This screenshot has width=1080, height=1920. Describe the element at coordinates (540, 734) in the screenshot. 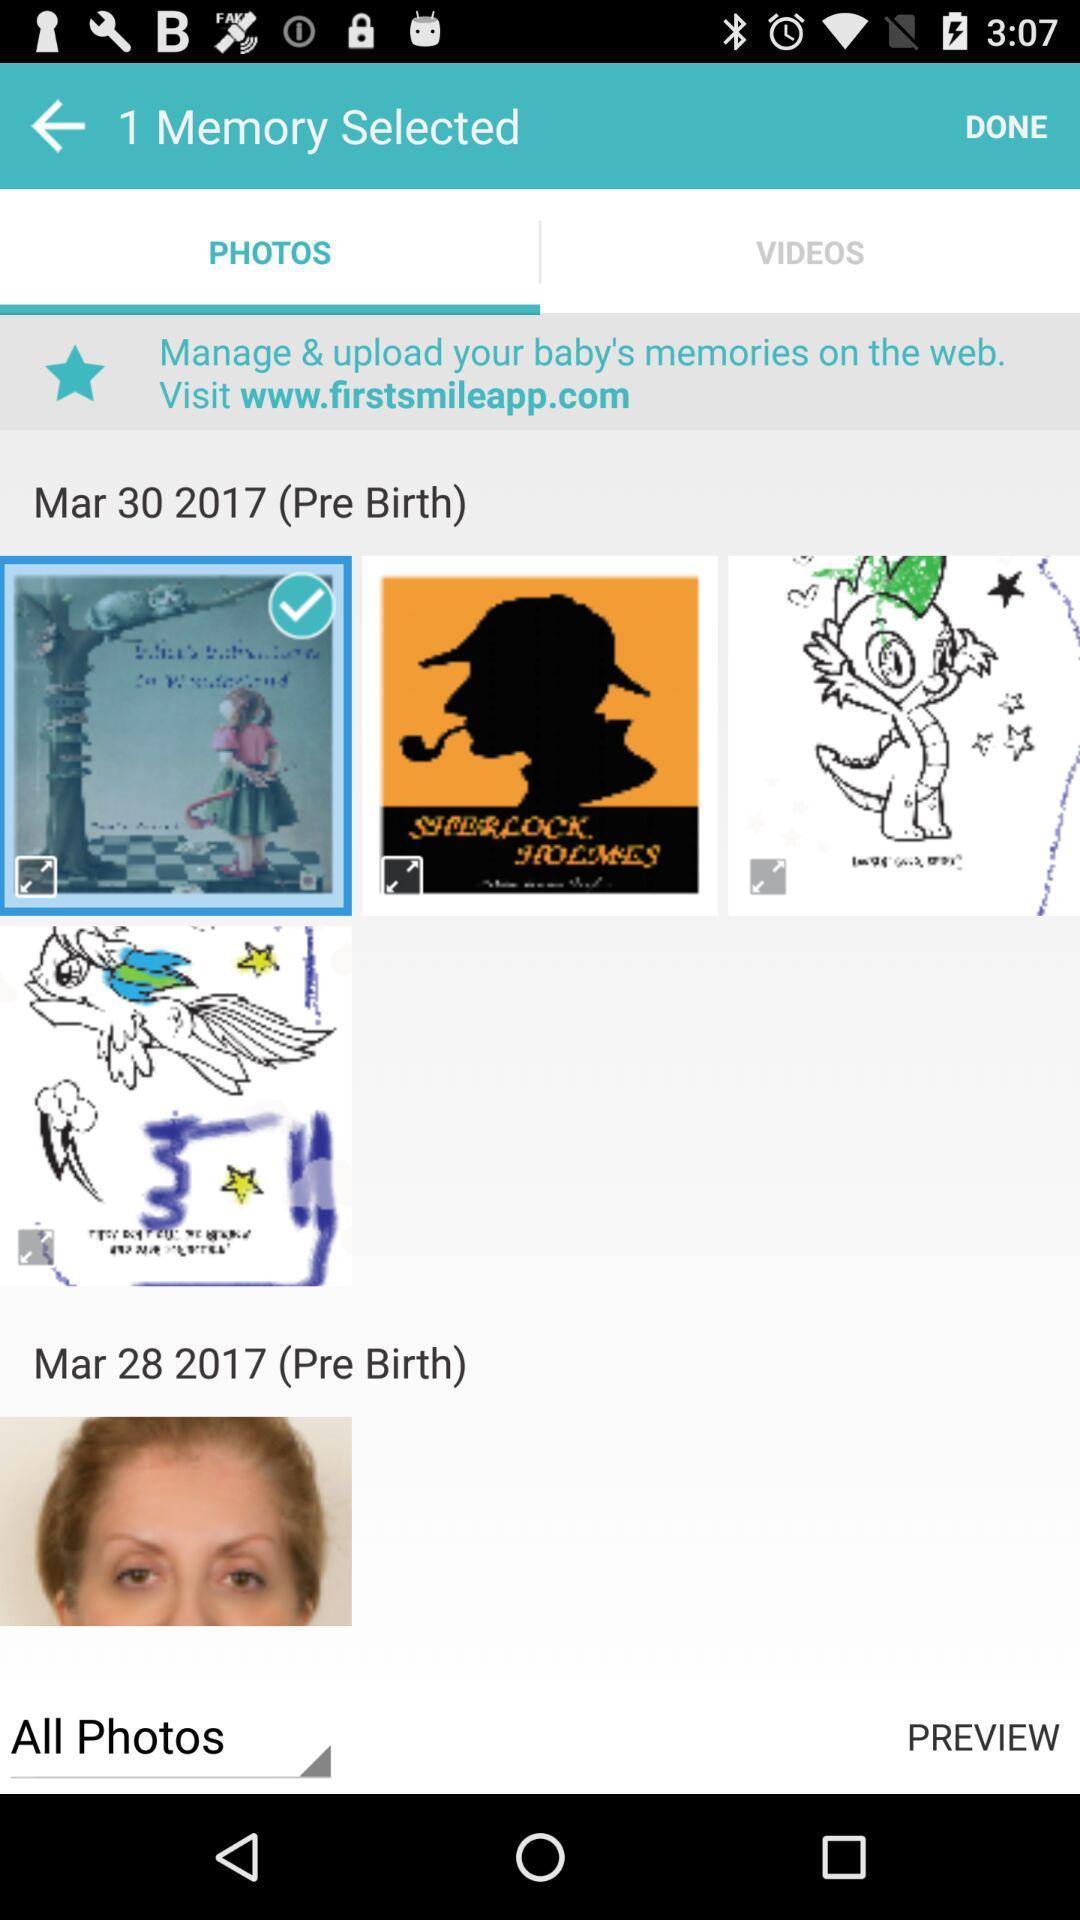

I see `photes` at that location.